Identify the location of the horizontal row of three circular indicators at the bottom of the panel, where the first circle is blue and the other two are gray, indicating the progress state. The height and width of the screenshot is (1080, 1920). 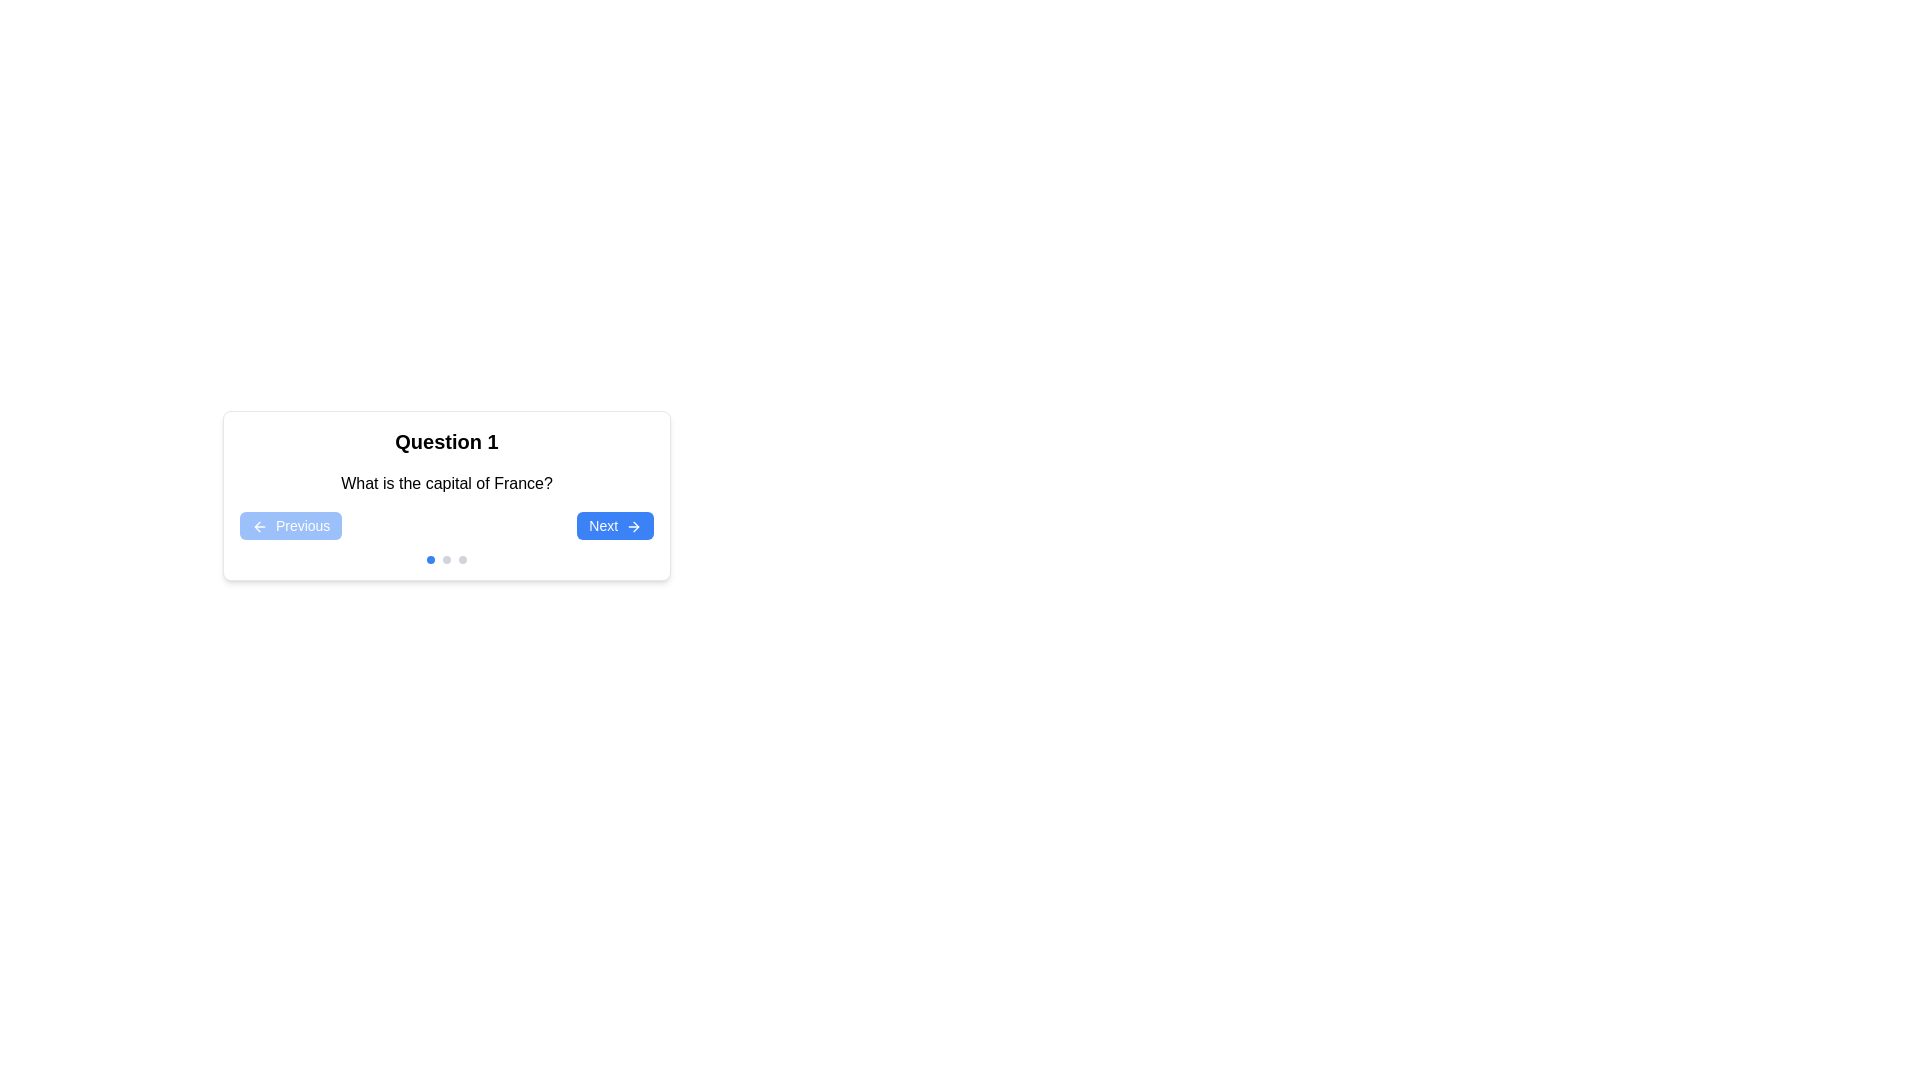
(445, 559).